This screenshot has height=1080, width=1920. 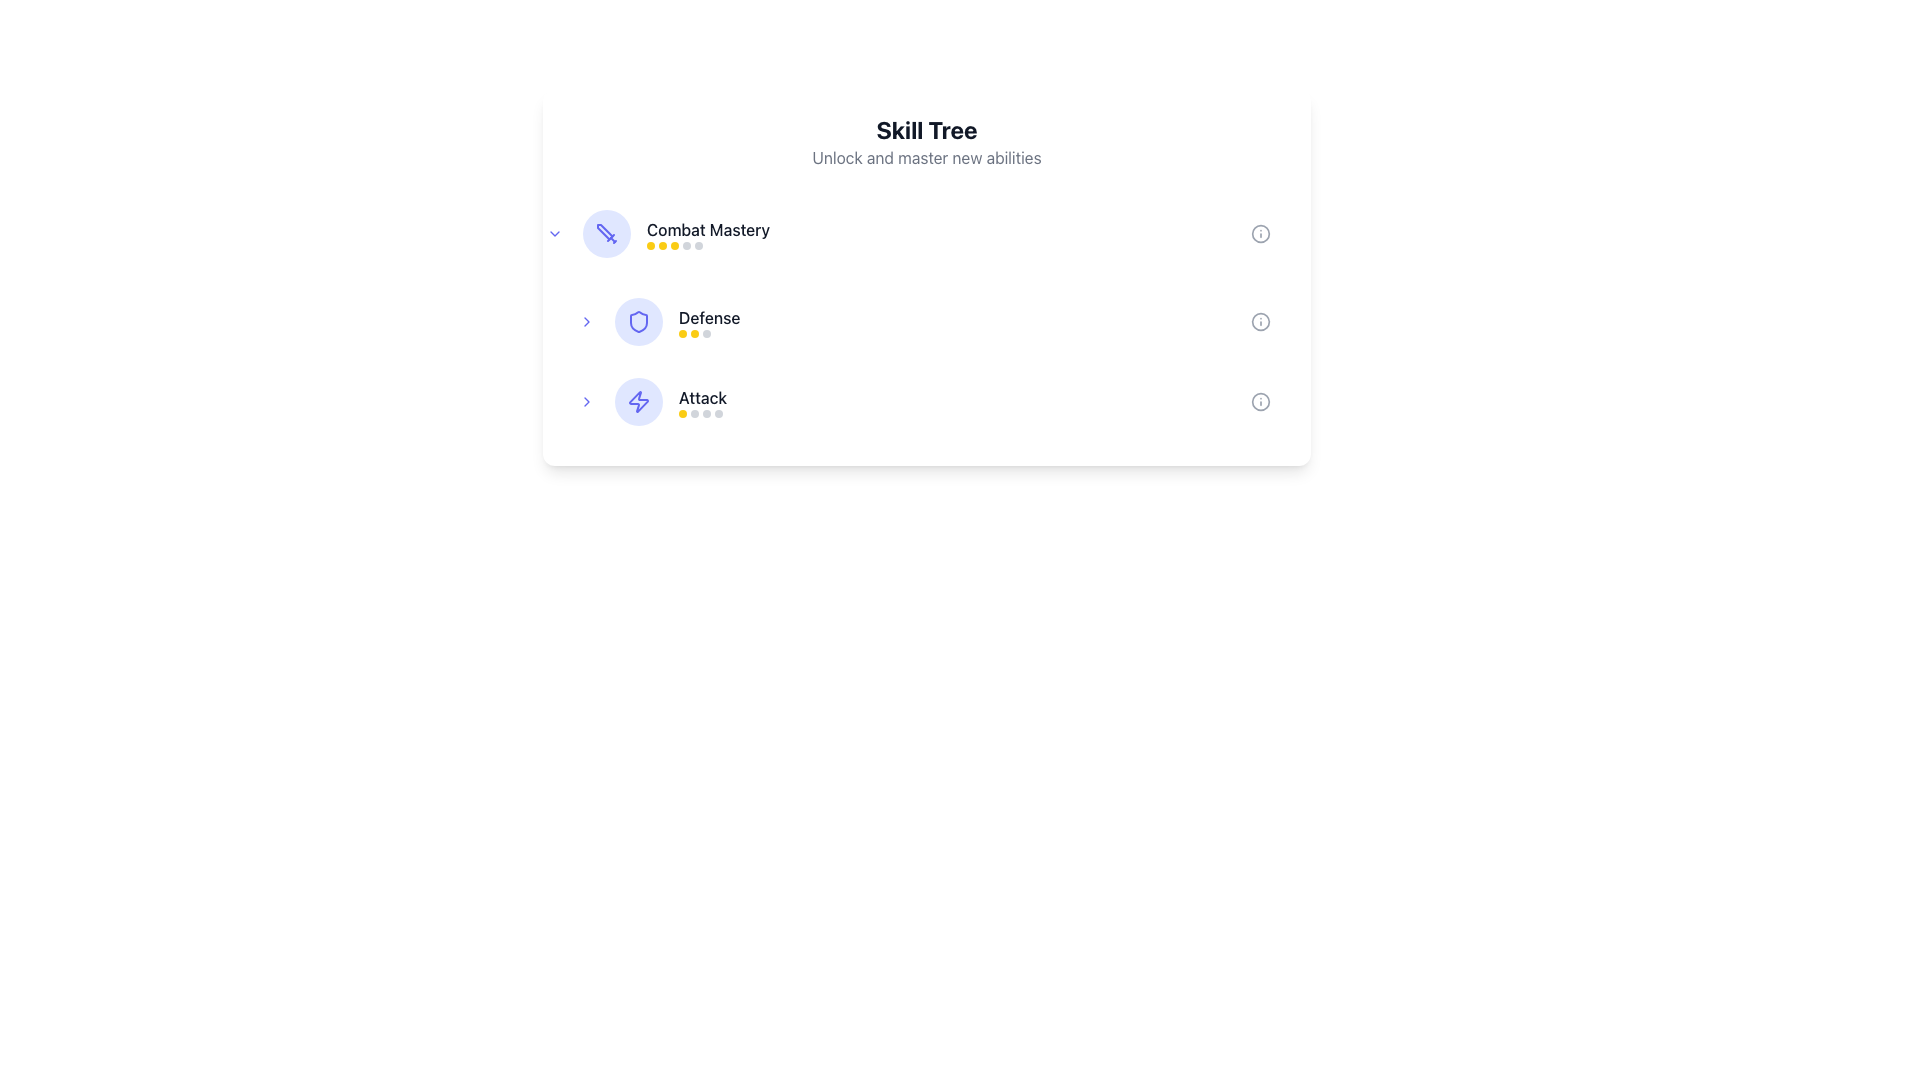 I want to click on the 'Combat Mastery' skill icon, which is located to the left of the text 'Combat Mastery' in the Skill Tree section, so click(x=605, y=233).